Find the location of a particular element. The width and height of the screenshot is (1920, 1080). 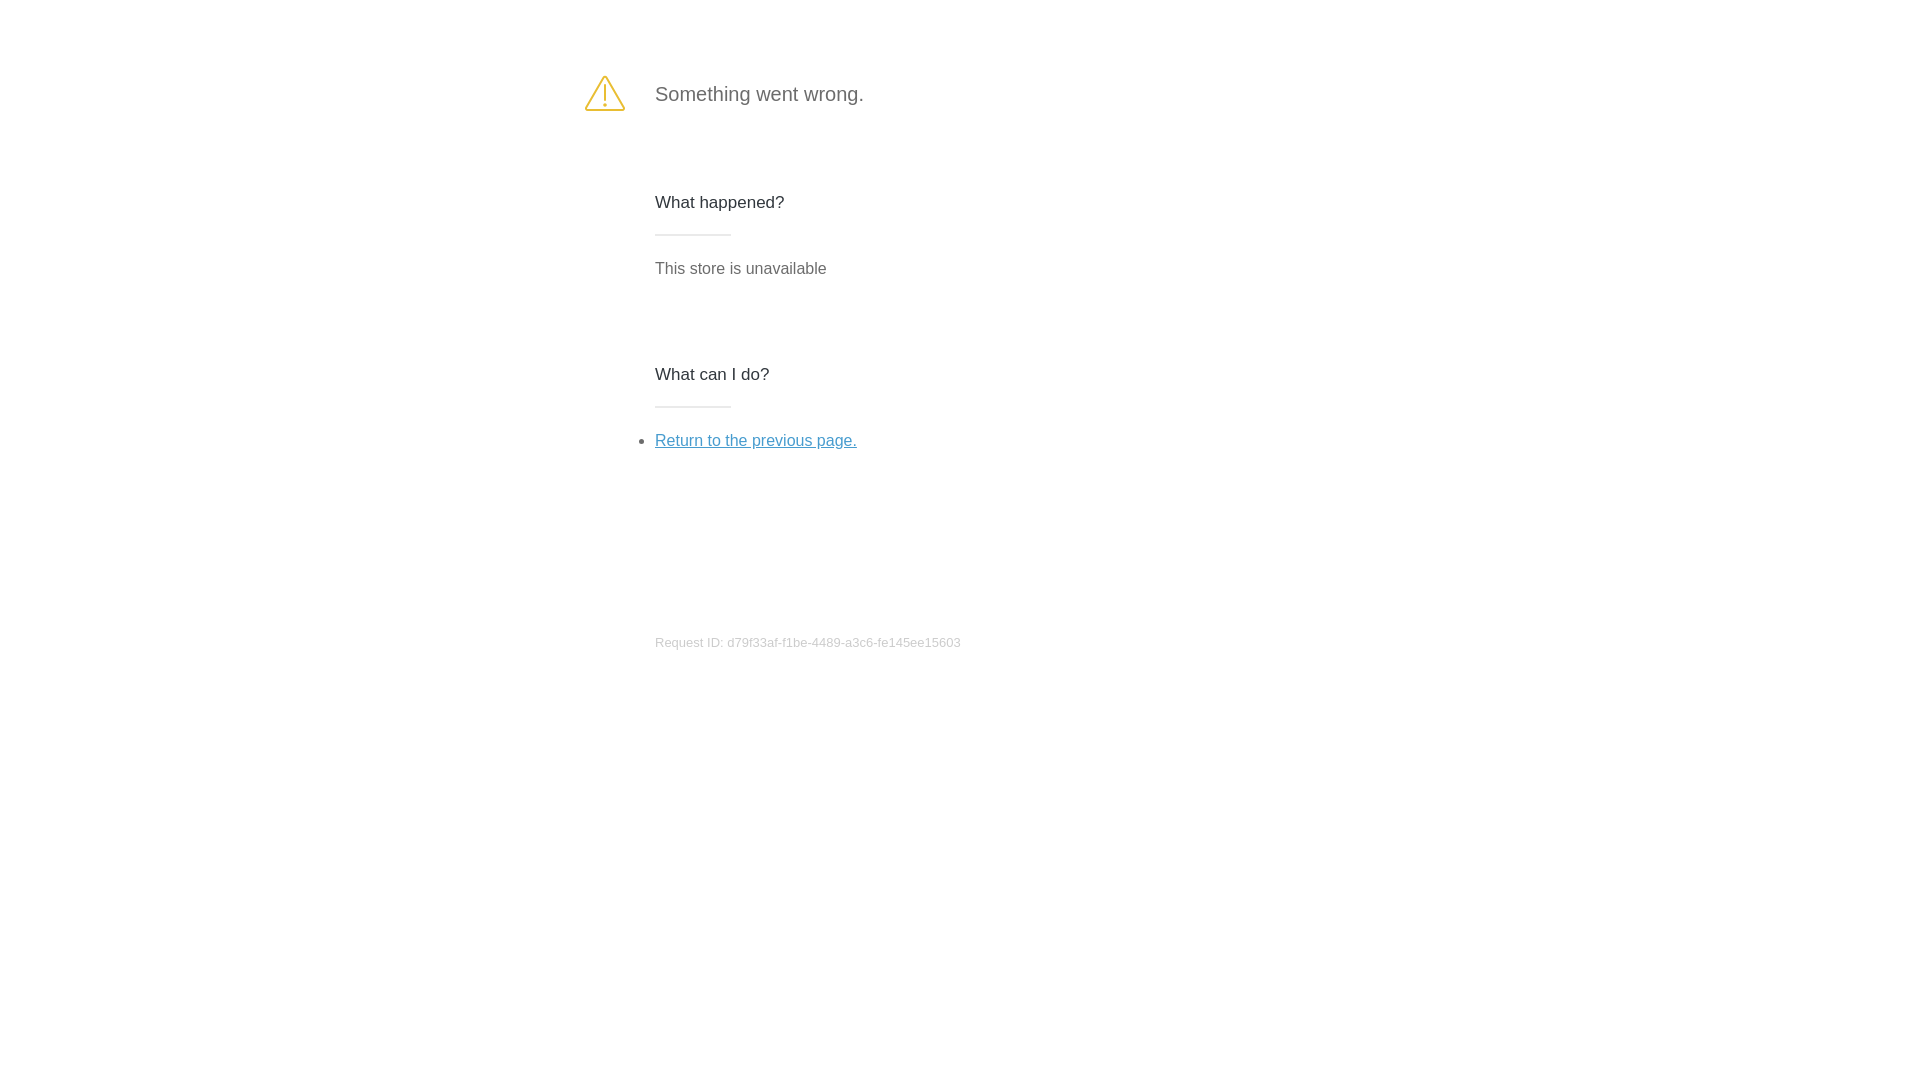

'Return to the previous page.' is located at coordinates (754, 439).